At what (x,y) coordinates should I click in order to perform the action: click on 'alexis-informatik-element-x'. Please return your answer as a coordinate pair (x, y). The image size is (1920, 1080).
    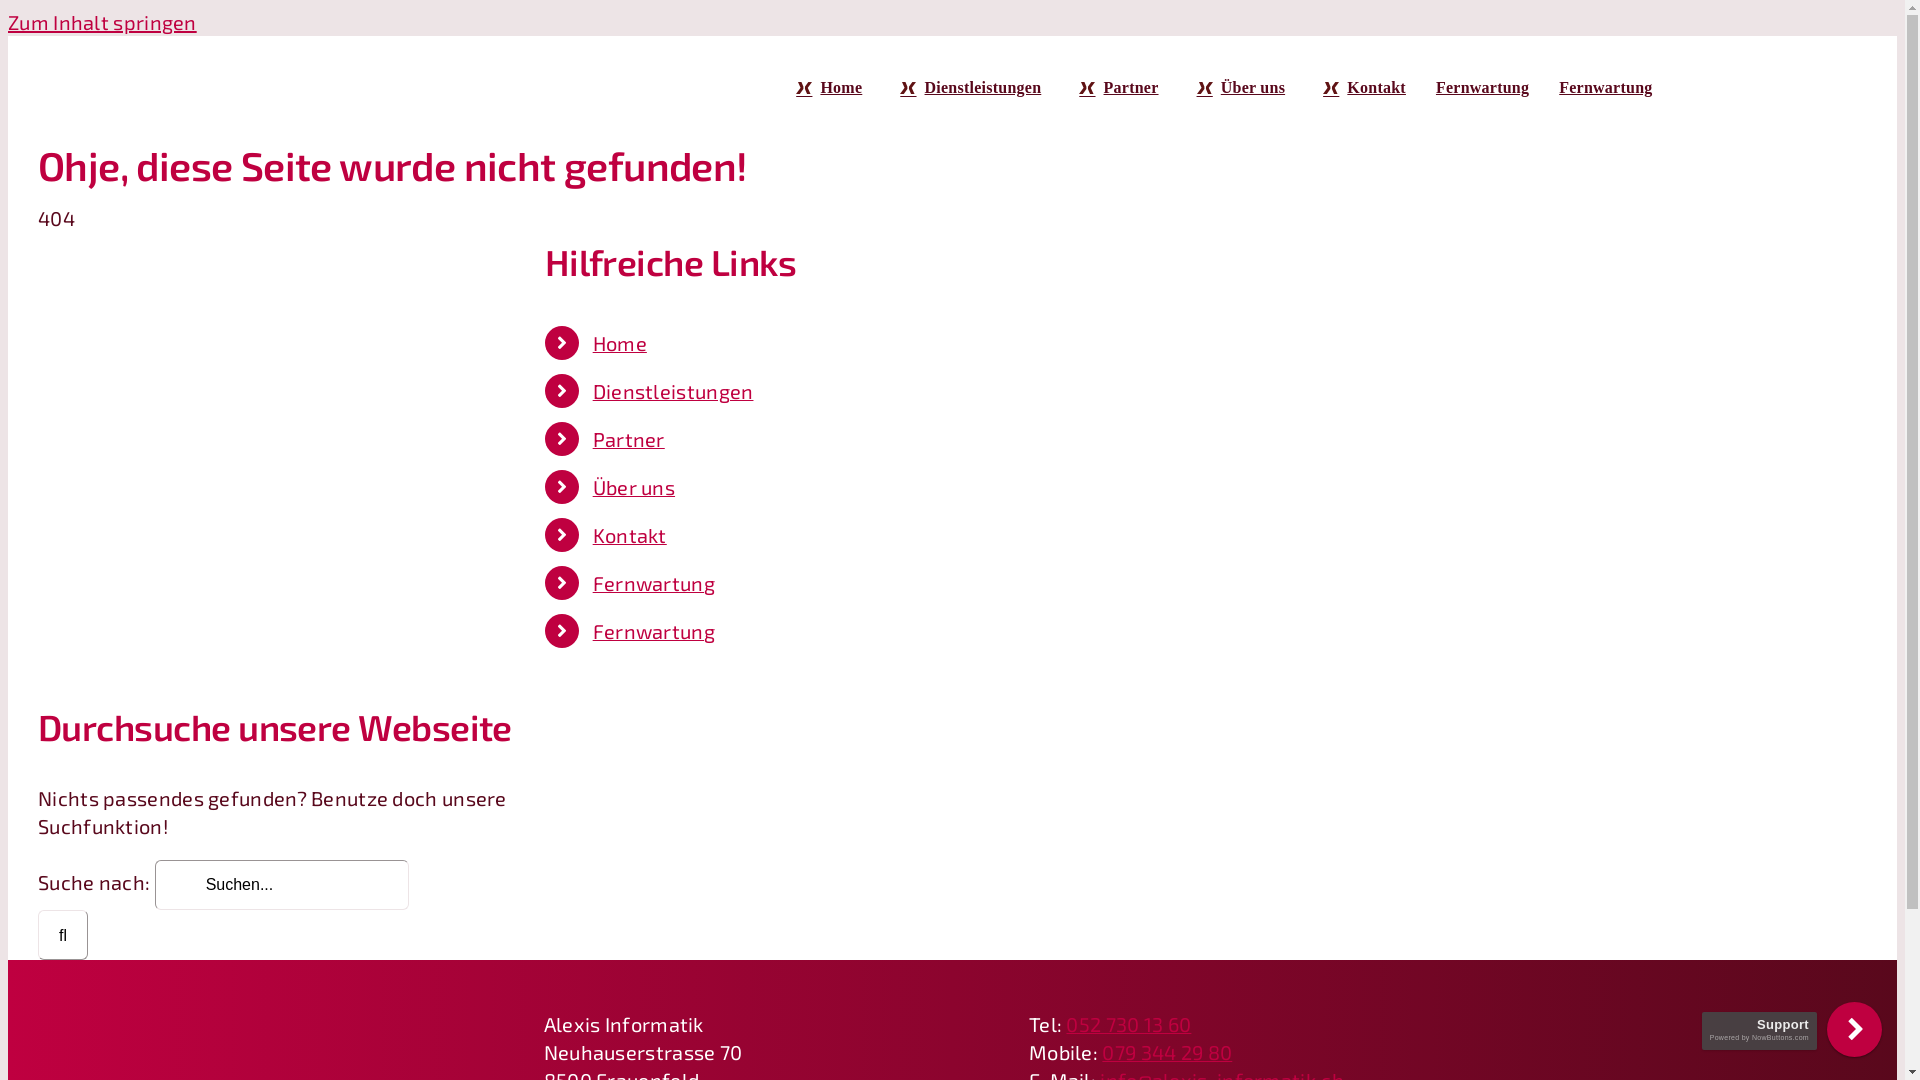
    Looking at the image, I should click on (267, 1003).